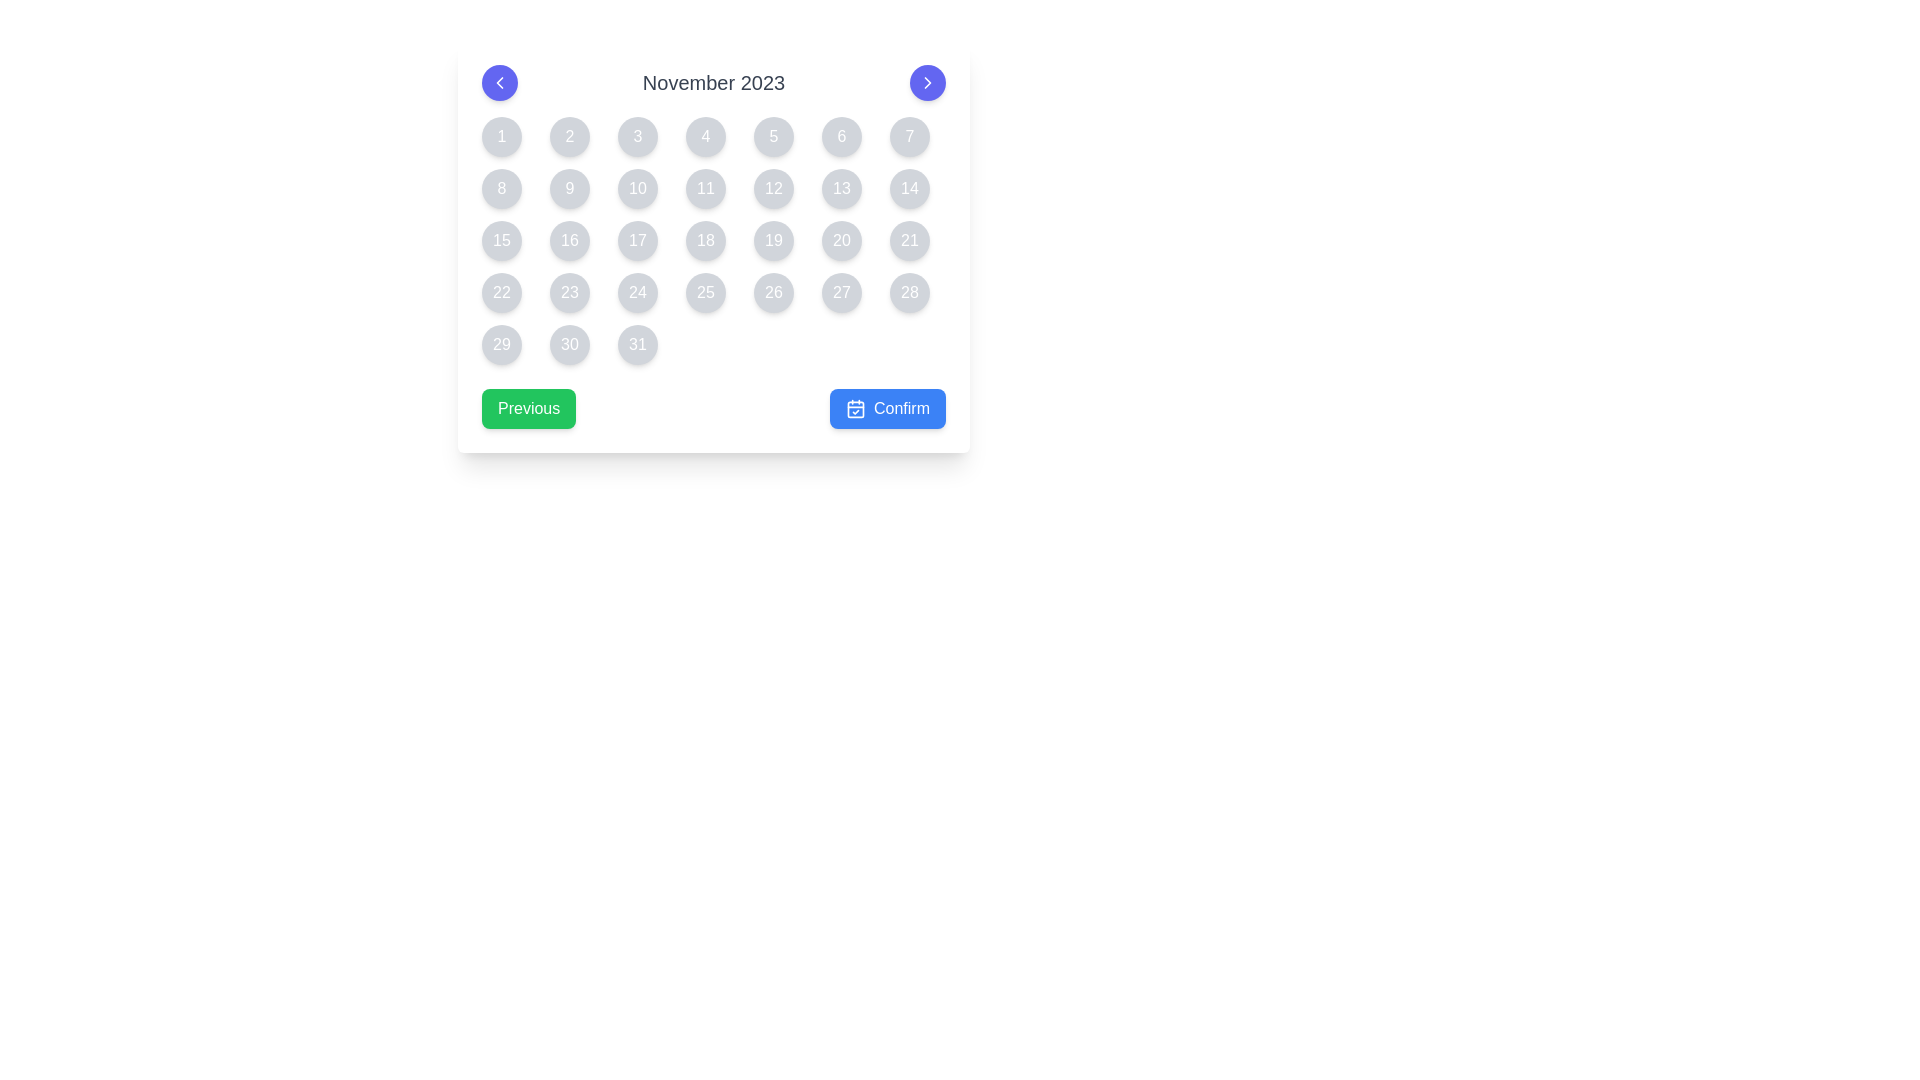 The image size is (1920, 1080). What do you see at coordinates (637, 239) in the screenshot?
I see `the circular button with a gray background displaying the number '17' in white text` at bounding box center [637, 239].